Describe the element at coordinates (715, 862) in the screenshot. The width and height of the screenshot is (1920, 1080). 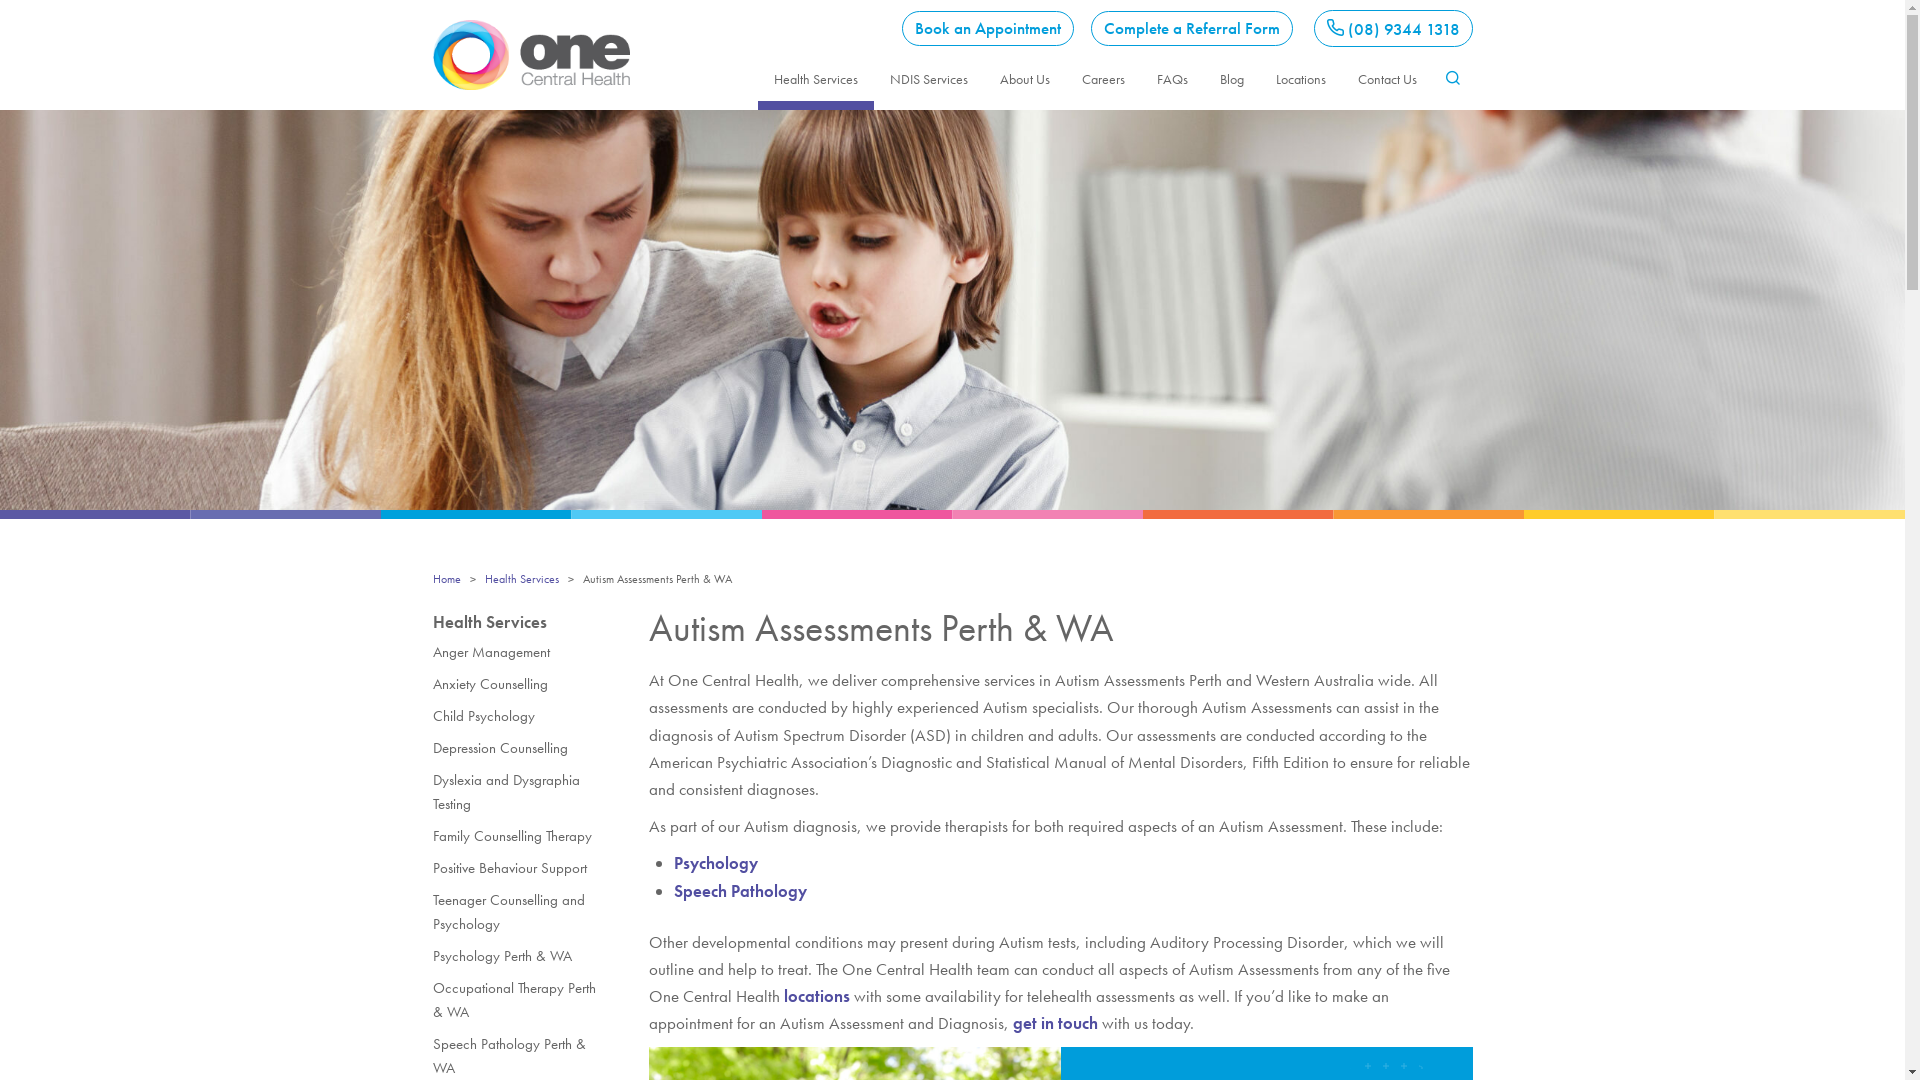
I see `'Psychology'` at that location.